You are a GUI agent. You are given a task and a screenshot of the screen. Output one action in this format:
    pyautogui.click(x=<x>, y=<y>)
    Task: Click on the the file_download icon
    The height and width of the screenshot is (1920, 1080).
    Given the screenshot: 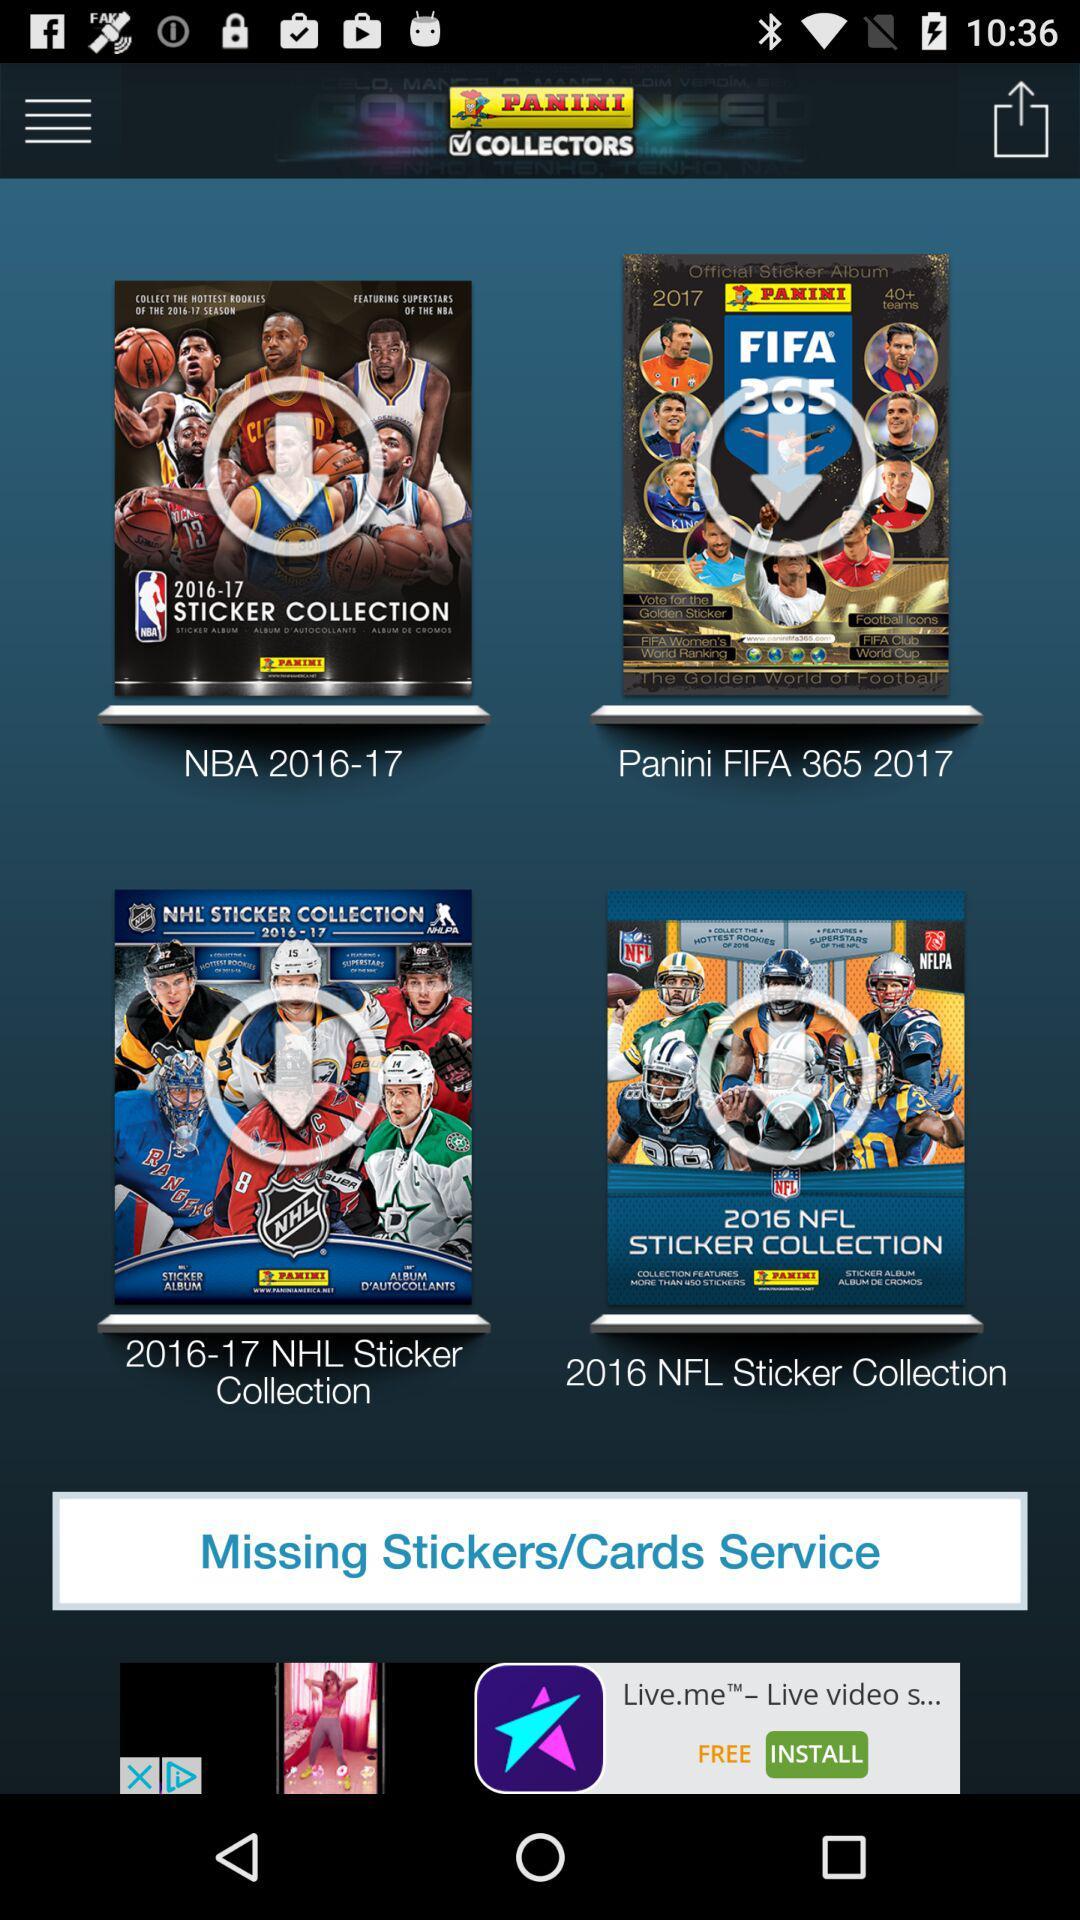 What is the action you would take?
    pyautogui.click(x=293, y=496)
    